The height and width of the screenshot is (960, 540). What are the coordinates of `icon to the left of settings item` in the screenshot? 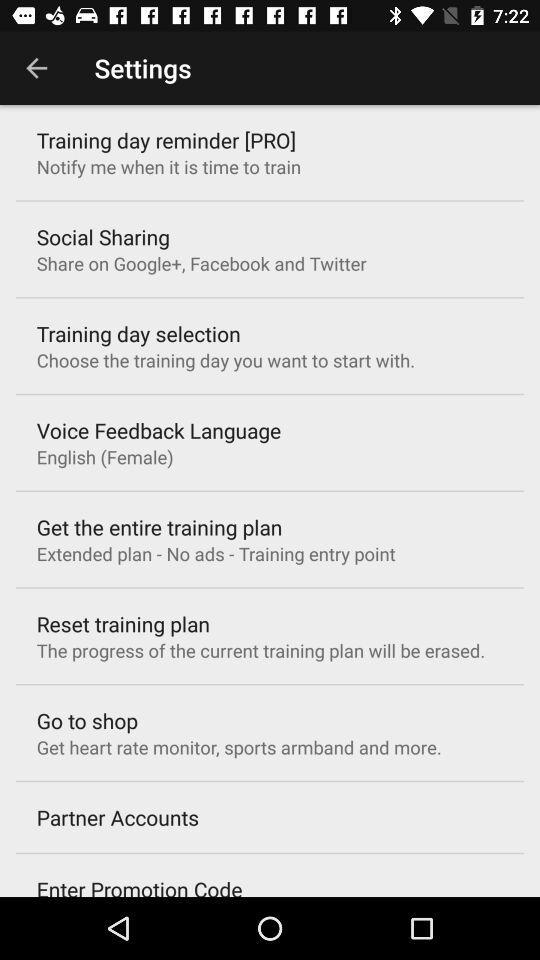 It's located at (36, 68).